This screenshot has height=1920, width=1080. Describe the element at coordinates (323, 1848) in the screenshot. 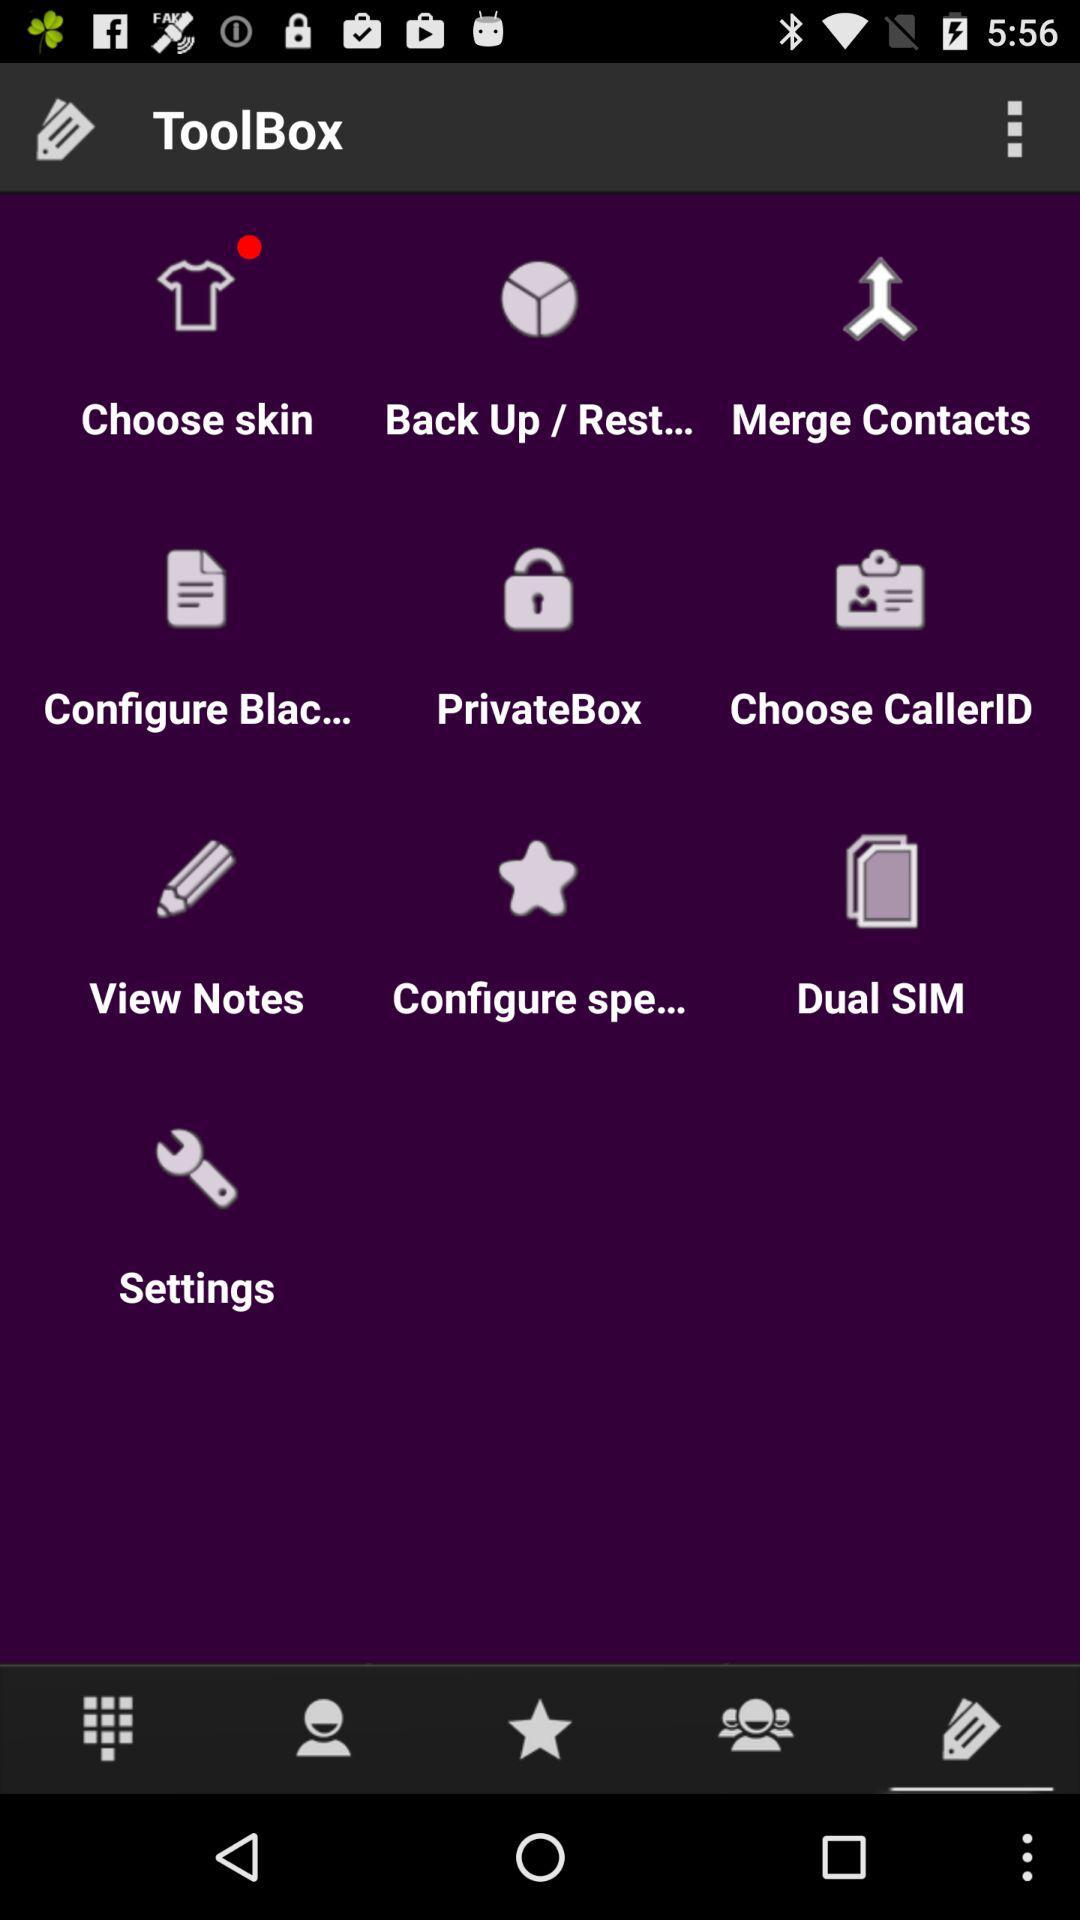

I see `the avatar icon` at that location.